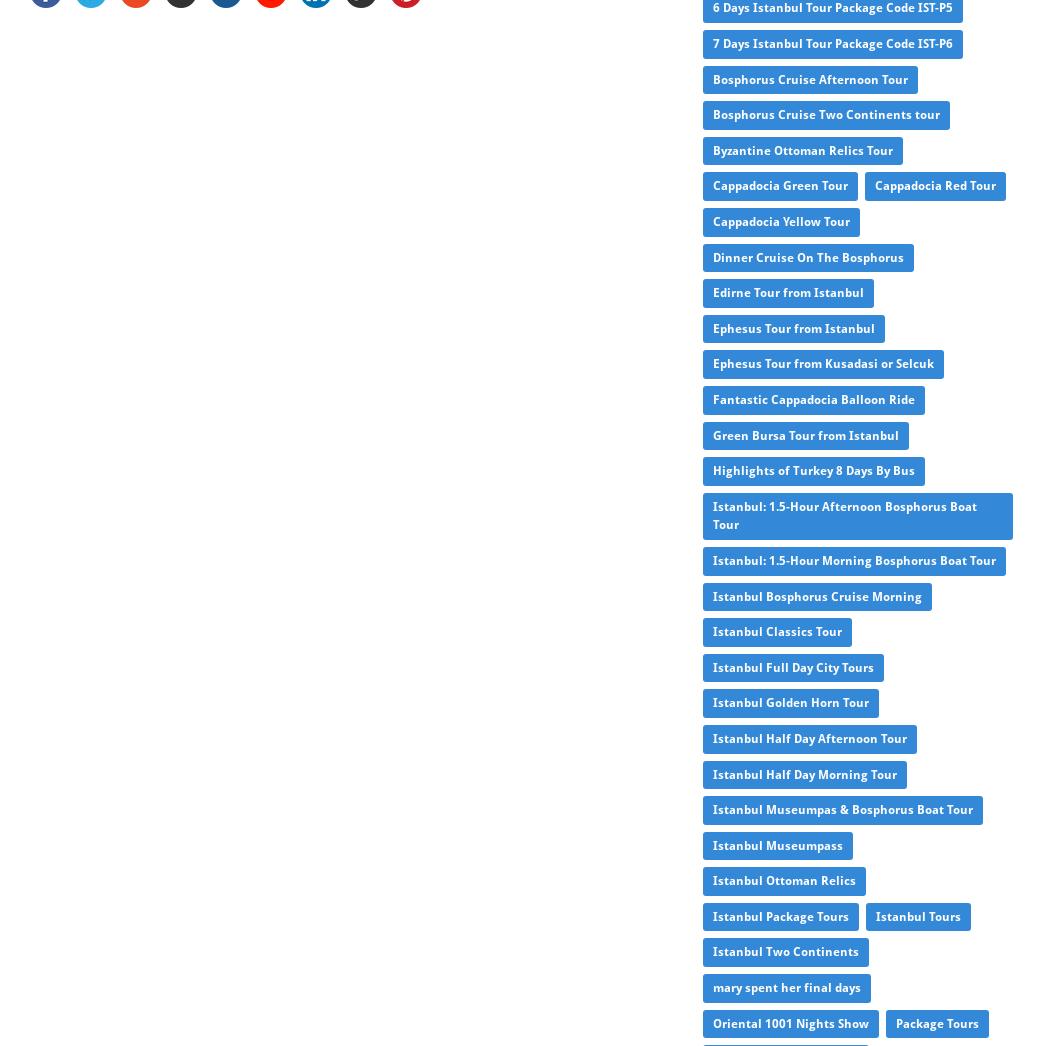 Image resolution: width=1050 pixels, height=1046 pixels. Describe the element at coordinates (793, 327) in the screenshot. I see `'Ephesus Tour from Istanbul'` at that location.